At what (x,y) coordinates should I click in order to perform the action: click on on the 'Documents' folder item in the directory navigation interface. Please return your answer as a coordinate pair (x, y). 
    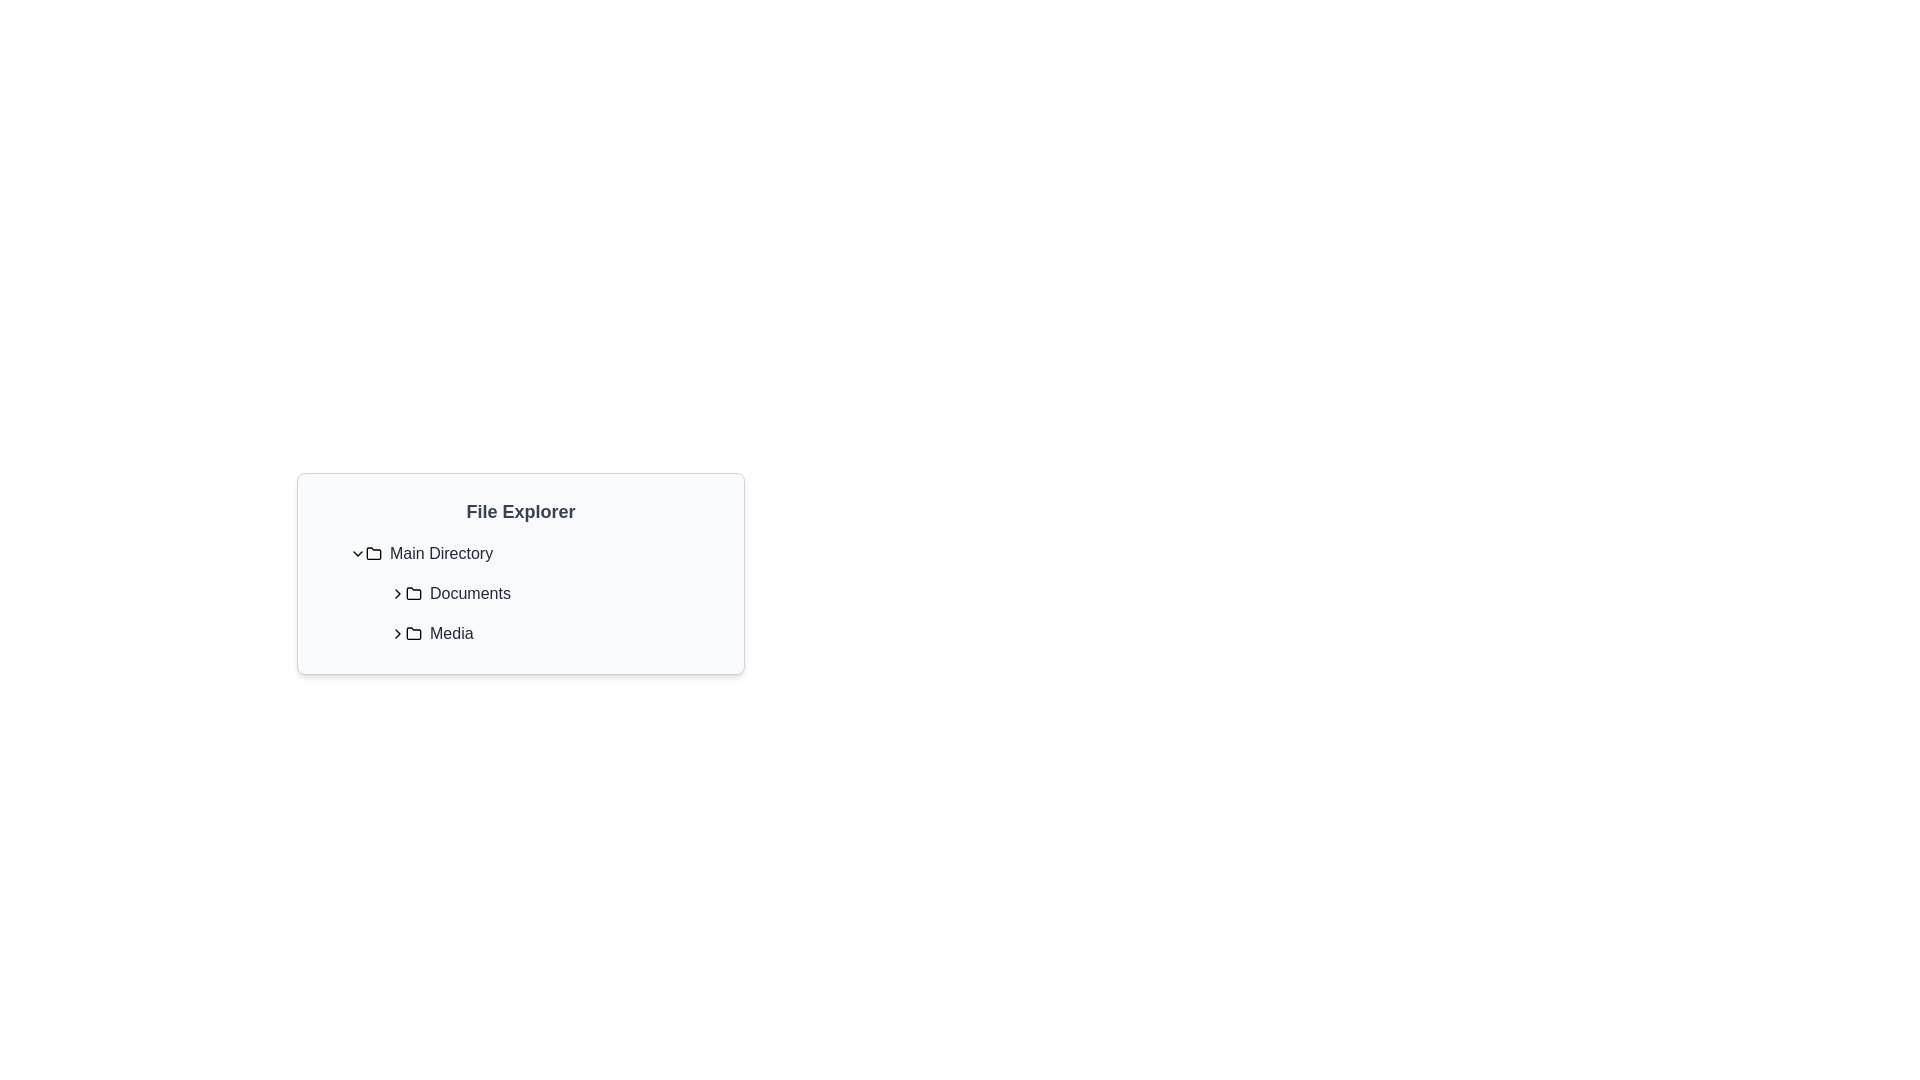
    Looking at the image, I should click on (548, 593).